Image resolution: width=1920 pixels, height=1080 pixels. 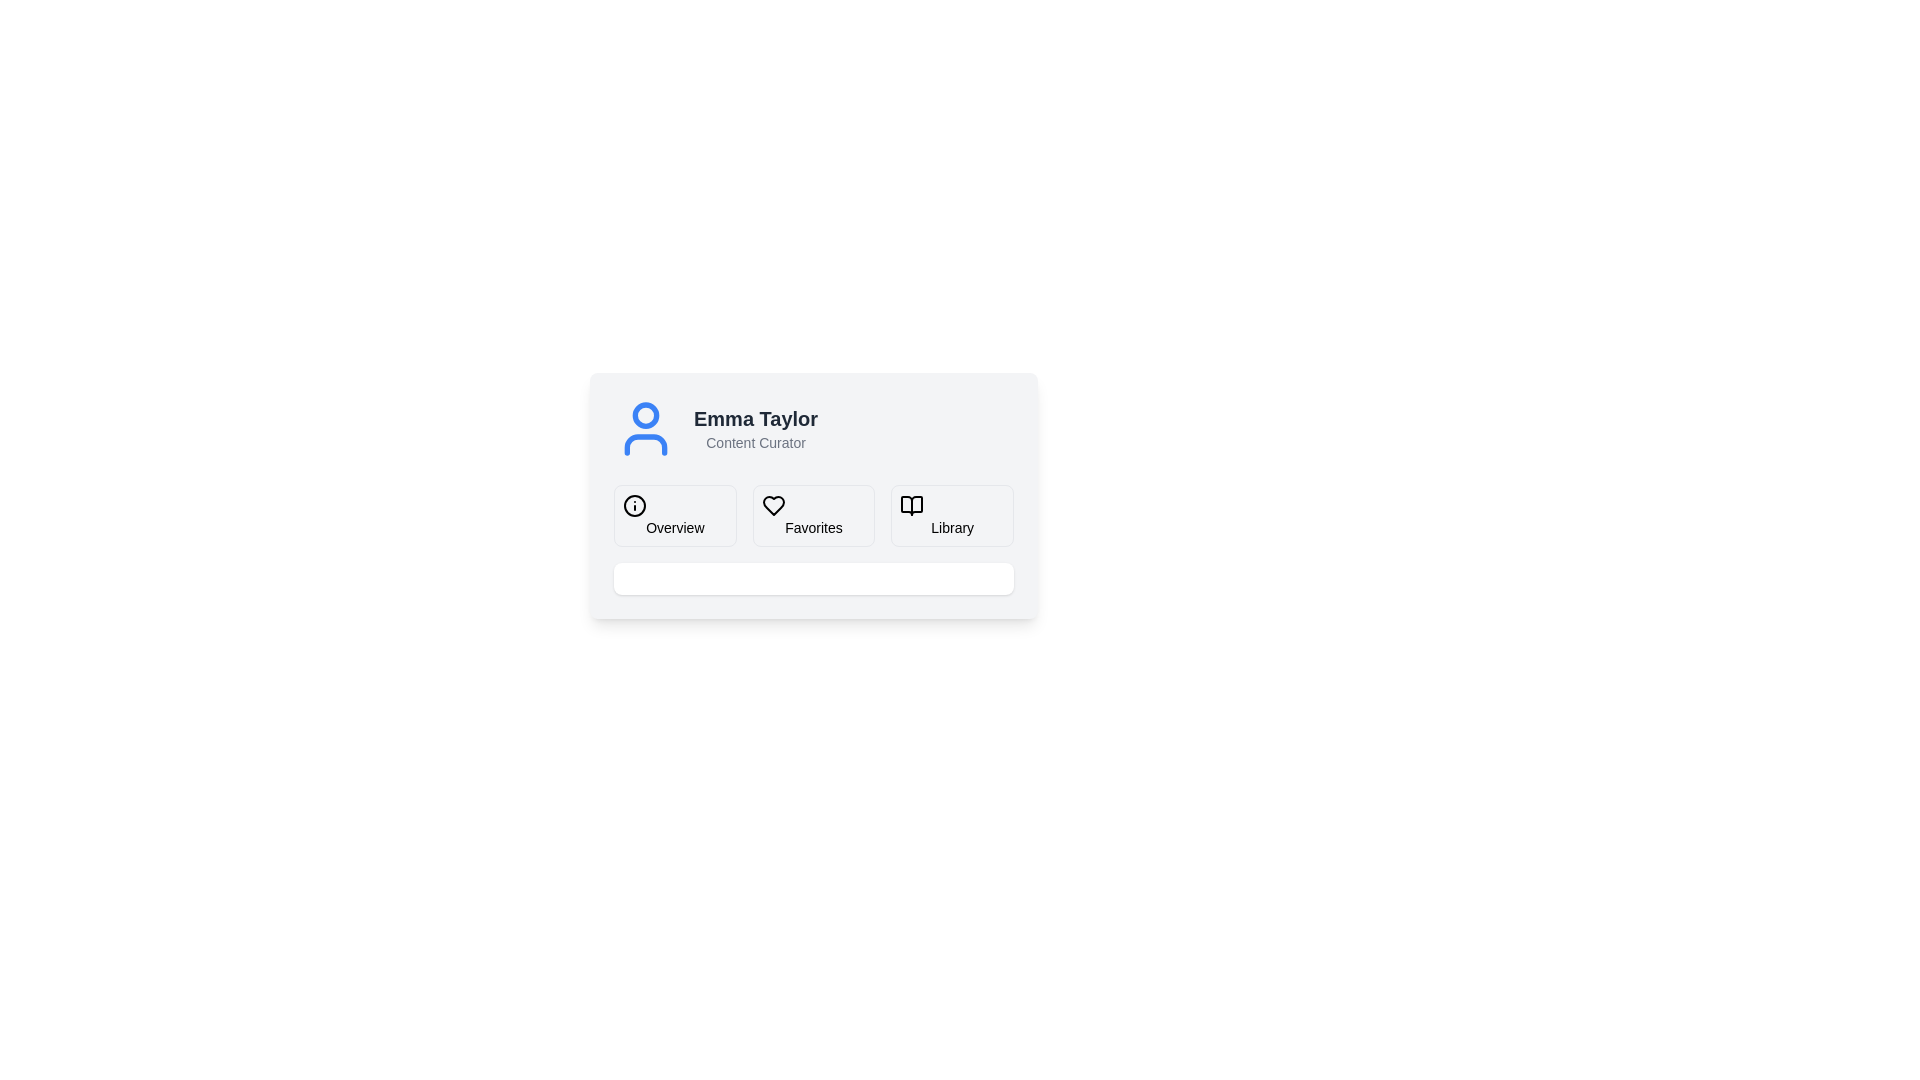 What do you see at coordinates (951, 527) in the screenshot?
I see `text label displaying 'Library' which is located below the book icon in the third group of interactive options` at bounding box center [951, 527].